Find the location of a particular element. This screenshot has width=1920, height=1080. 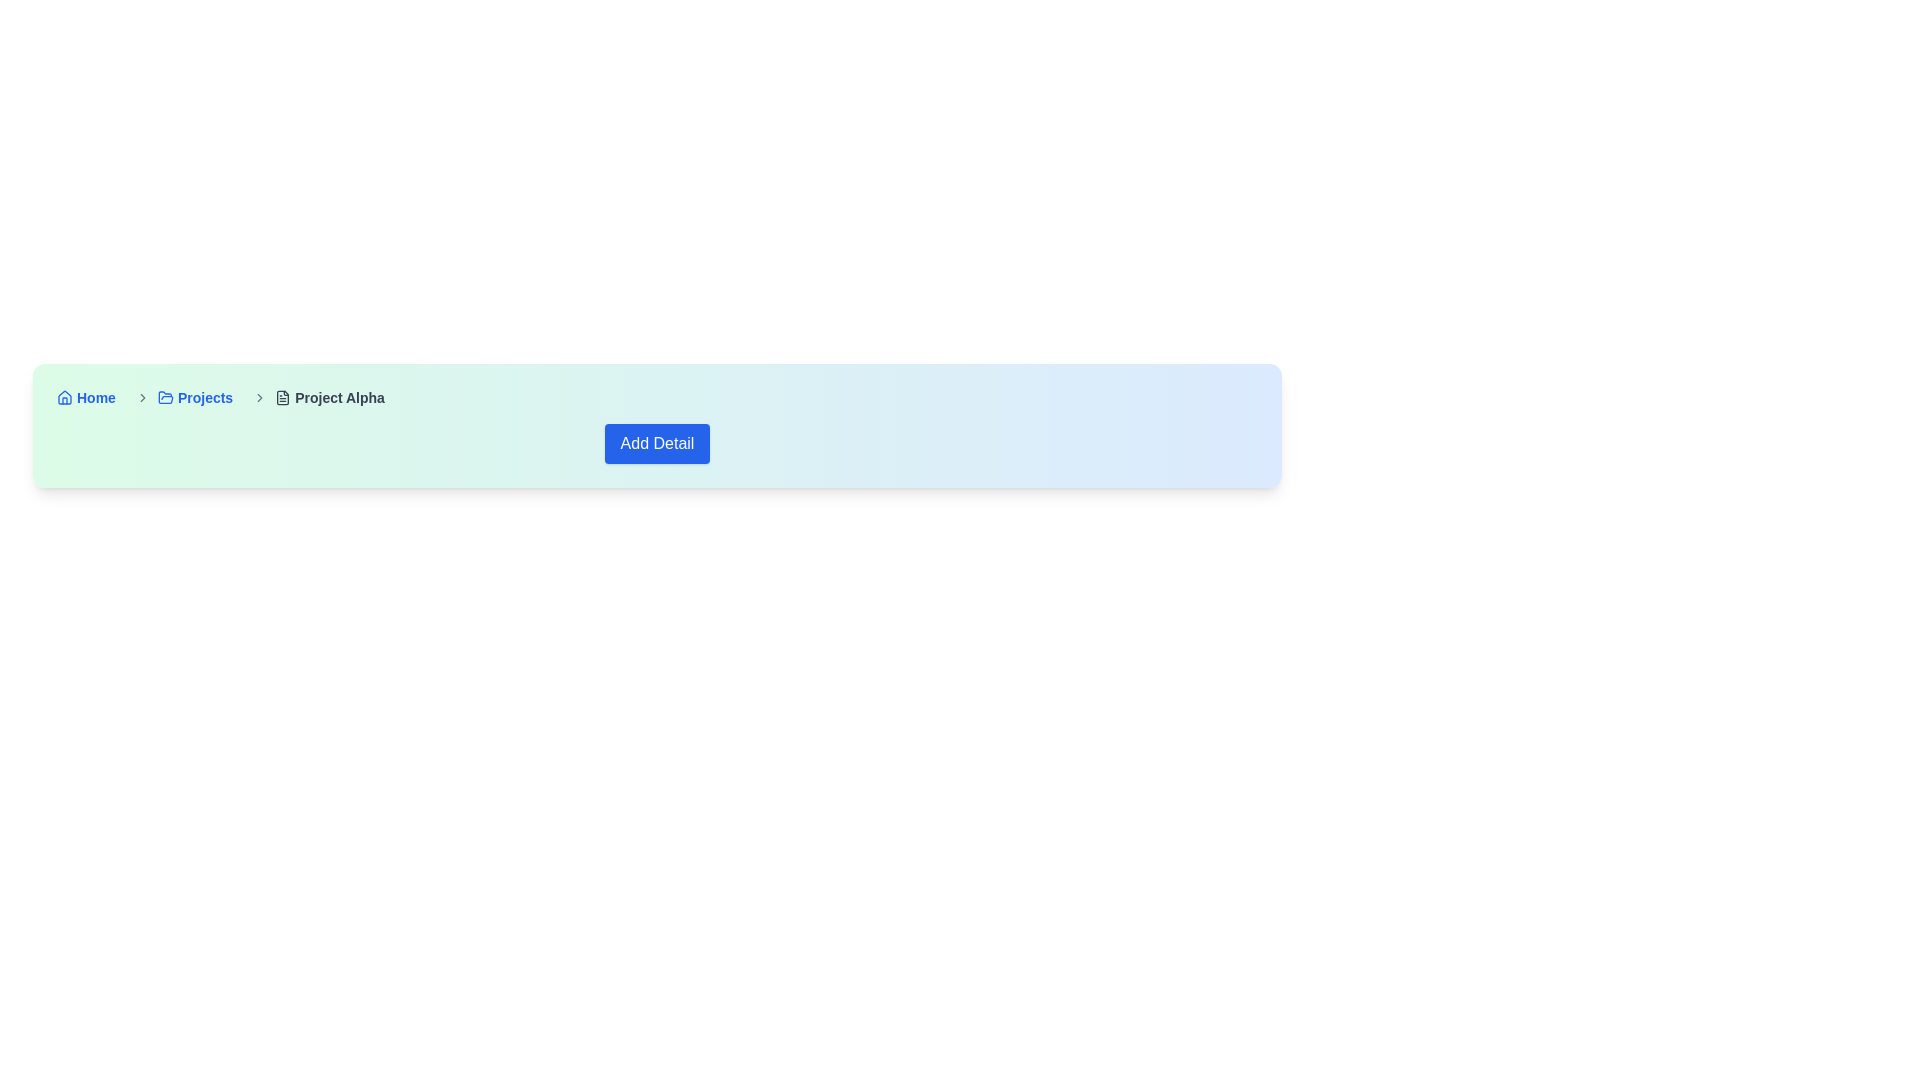

the SVG icon representing an open folder in the breadcrumb navigation, which is styled with a blue outline and positioned between the home icon and the text 'Projects' is located at coordinates (165, 397).